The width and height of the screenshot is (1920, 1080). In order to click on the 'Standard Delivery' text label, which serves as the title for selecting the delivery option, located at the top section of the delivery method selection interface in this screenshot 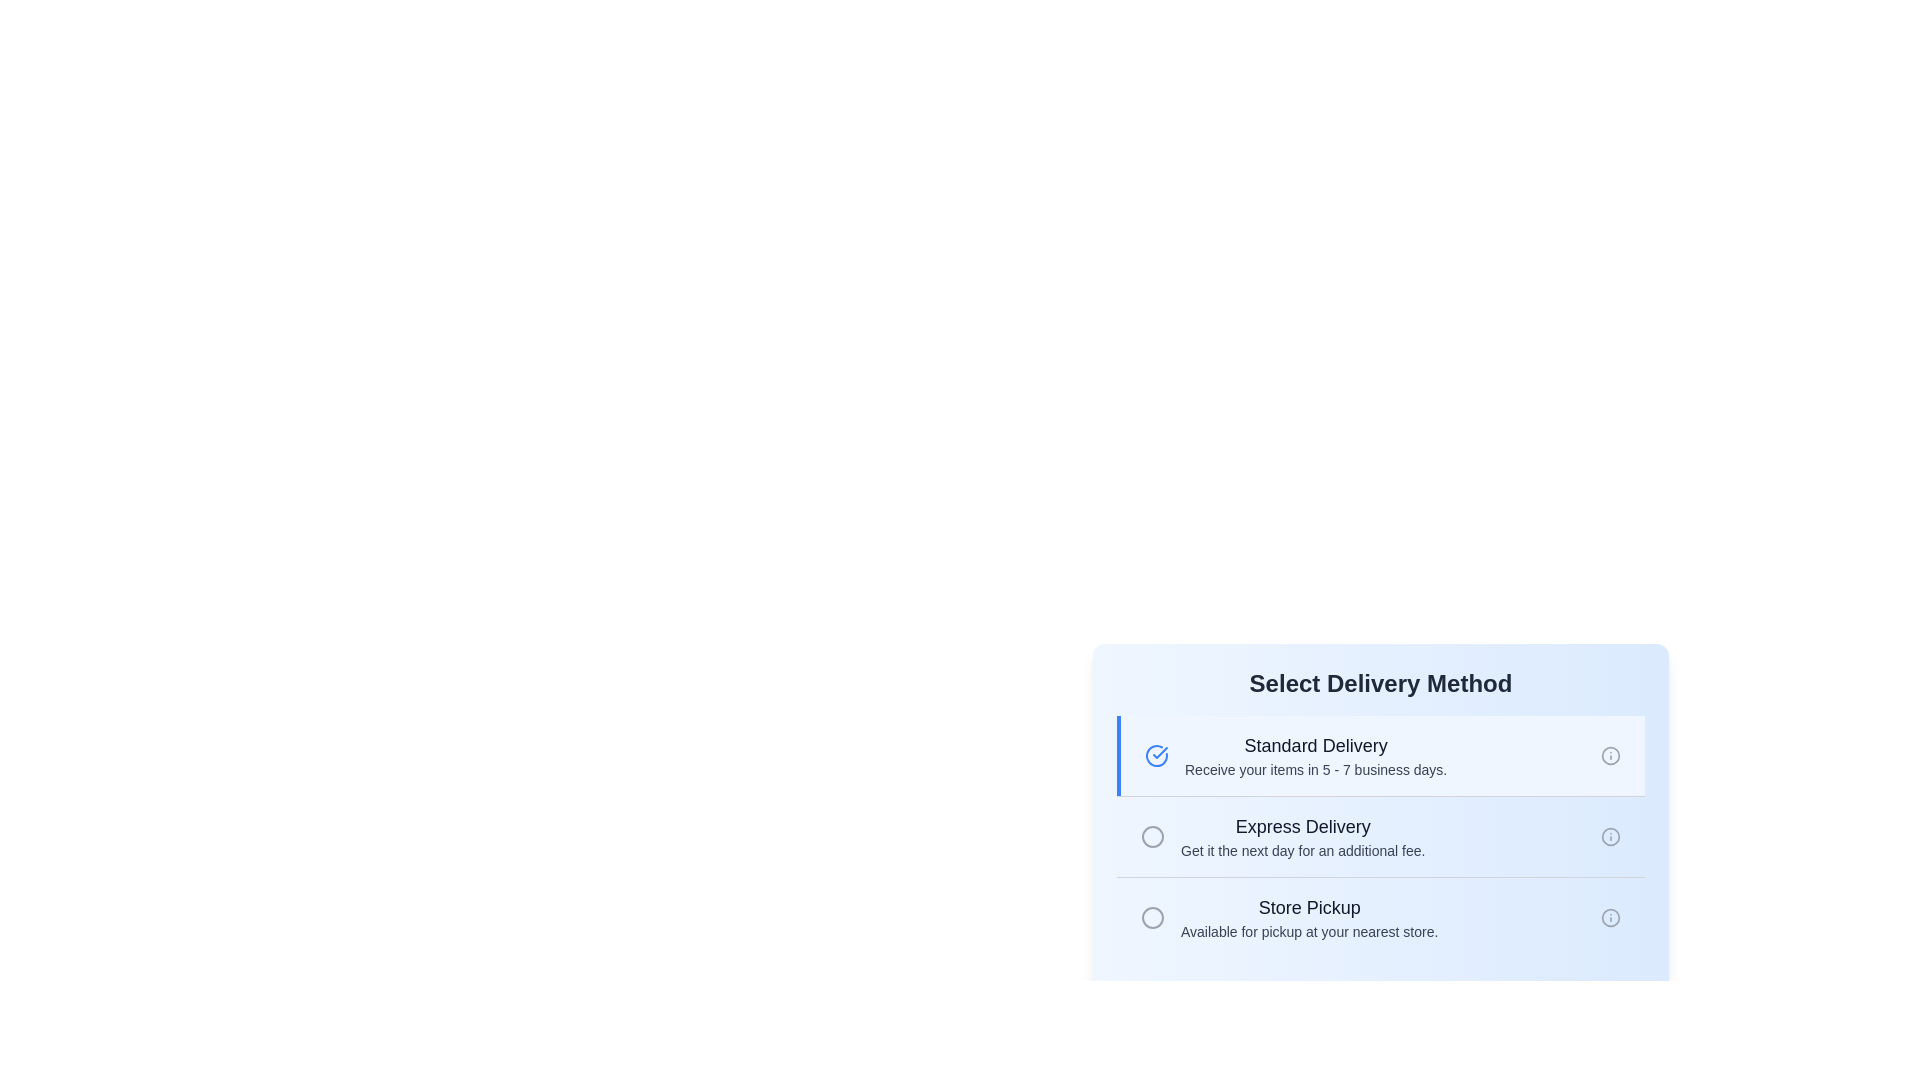, I will do `click(1316, 745)`.